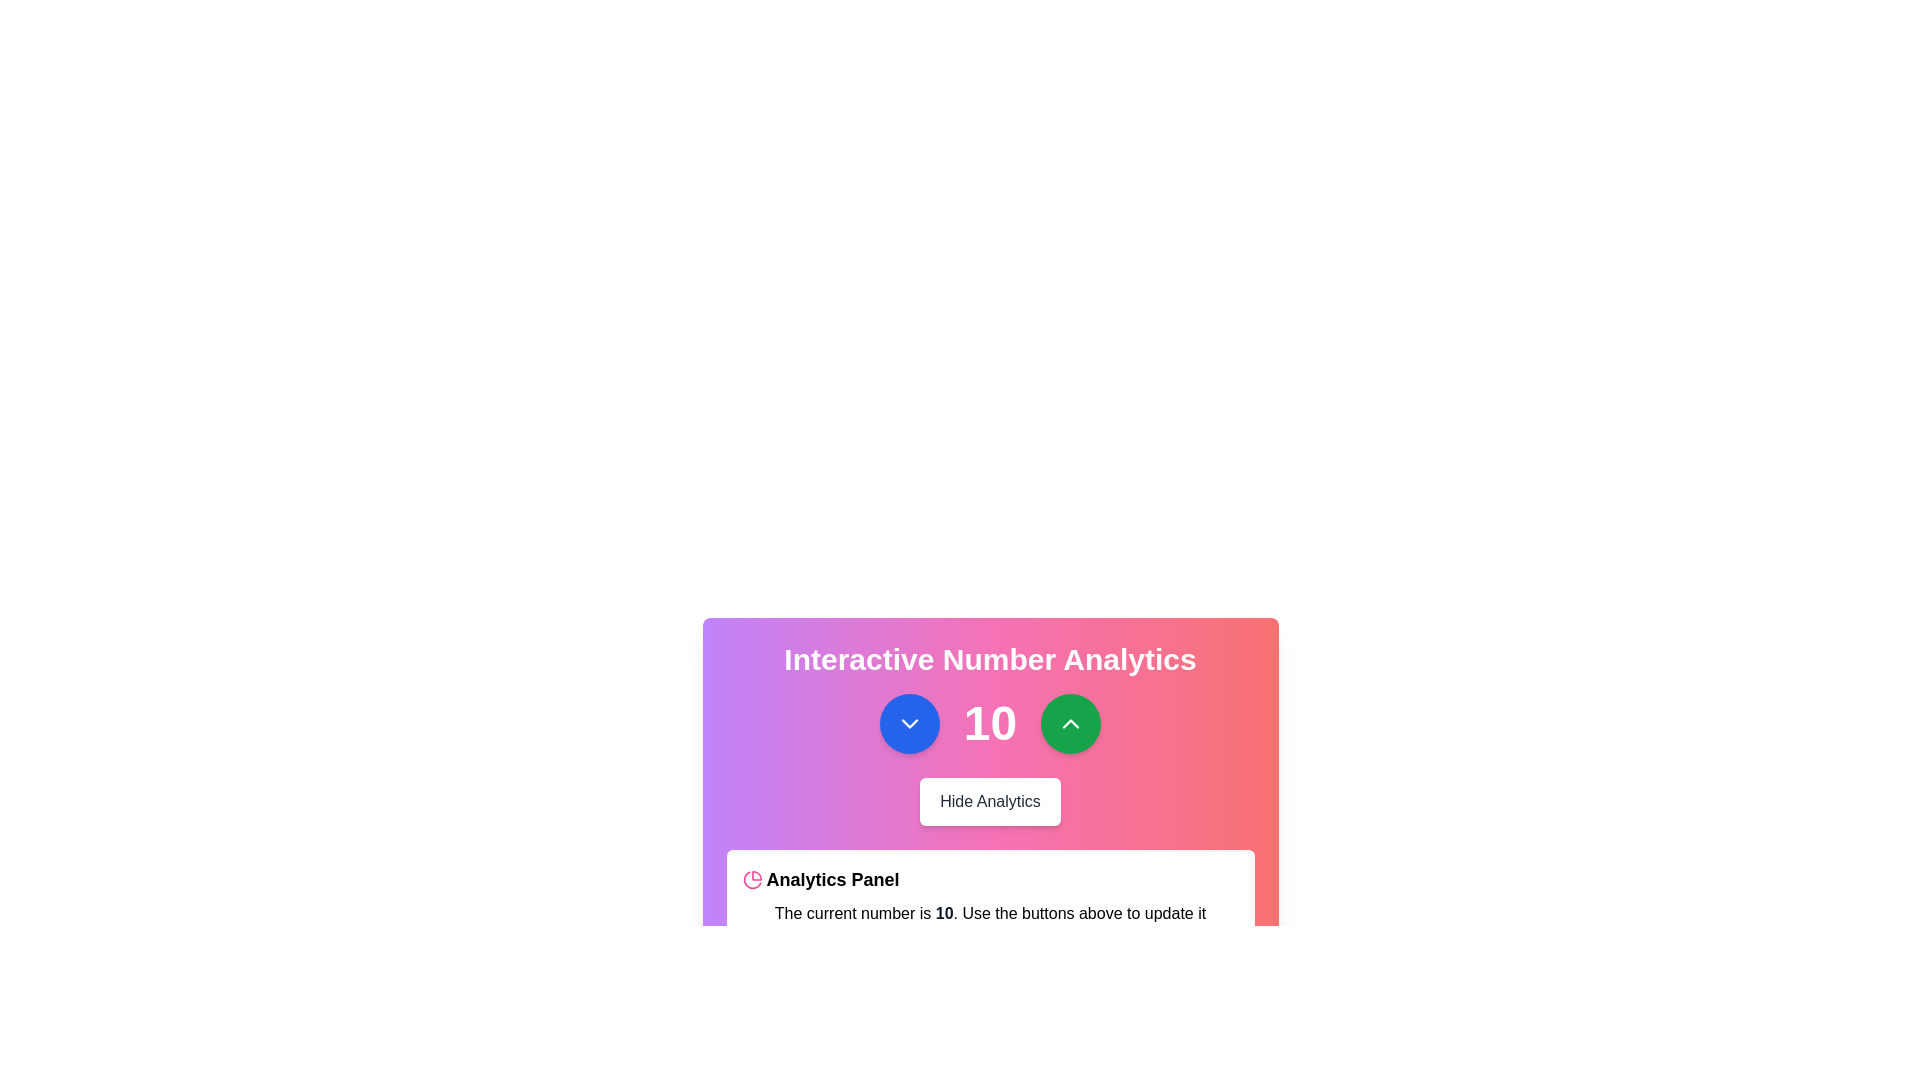  Describe the element at coordinates (990, 925) in the screenshot. I see `the text block element displaying 'The current number is 10. Use the buttons above to update it dynamically.' located in the Analytics Panel` at that location.